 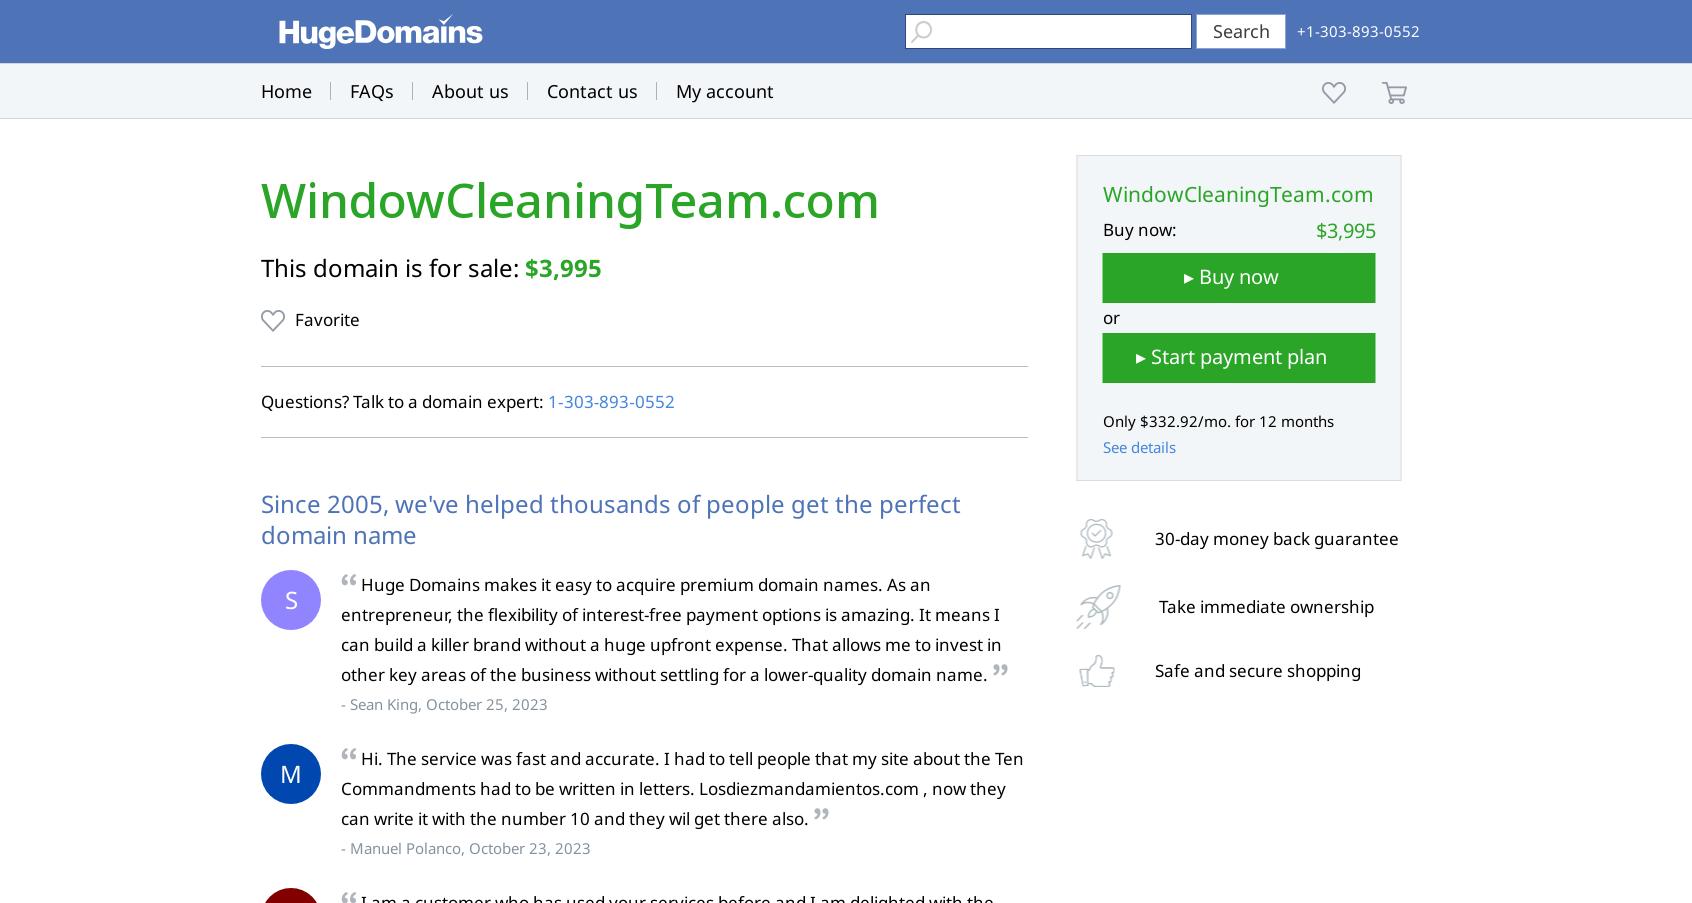 I want to click on 'This domain is for sale:', so click(x=393, y=266).